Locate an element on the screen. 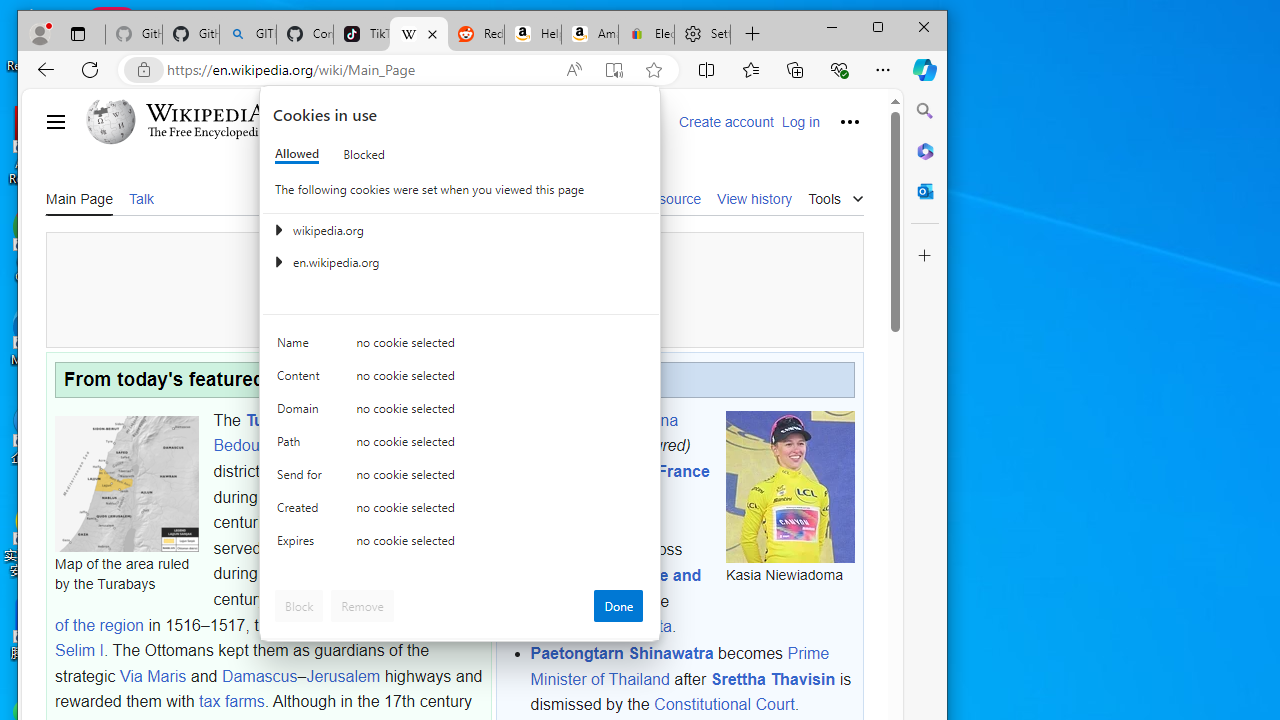 The width and height of the screenshot is (1280, 720). 'Name' is located at coordinates (301, 346).